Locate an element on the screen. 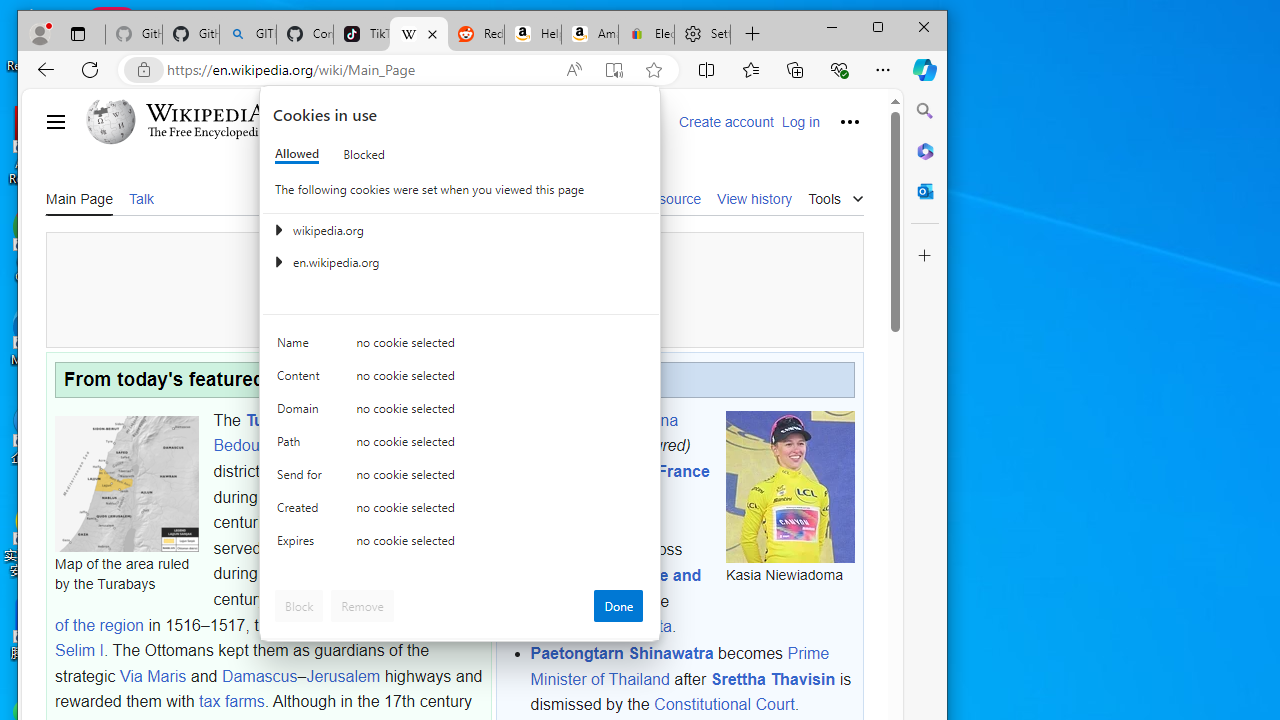 The width and height of the screenshot is (1280, 720). 'Name' is located at coordinates (301, 346).